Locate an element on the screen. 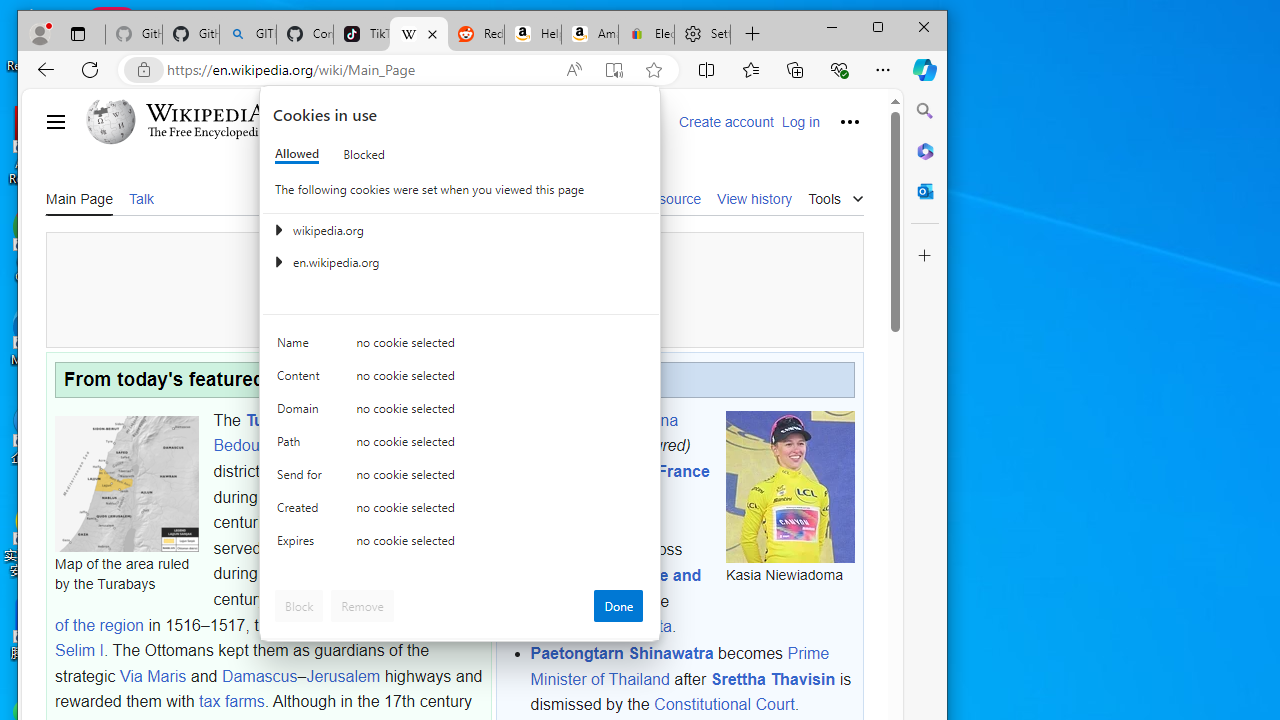 The width and height of the screenshot is (1280, 720). 'Name' is located at coordinates (301, 346).